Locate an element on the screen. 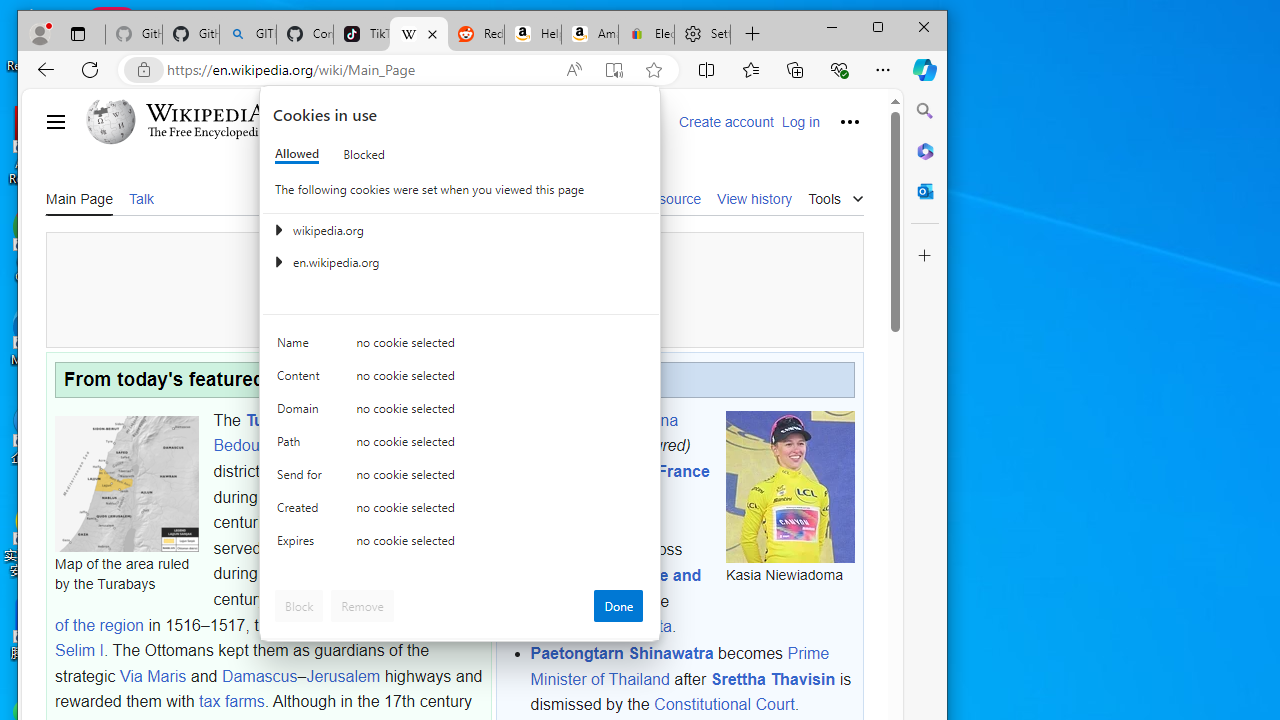 The width and height of the screenshot is (1280, 720). 'Name' is located at coordinates (301, 346).